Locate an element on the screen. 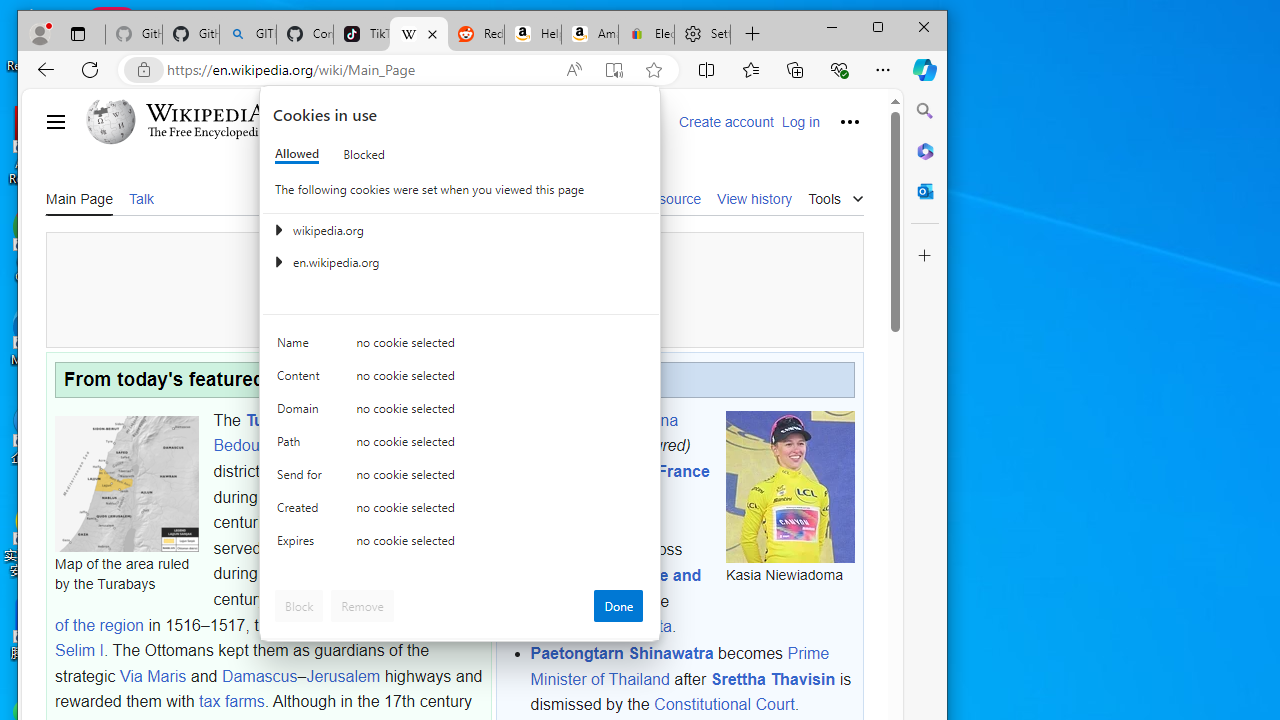 The width and height of the screenshot is (1280, 720). 'Name' is located at coordinates (301, 346).